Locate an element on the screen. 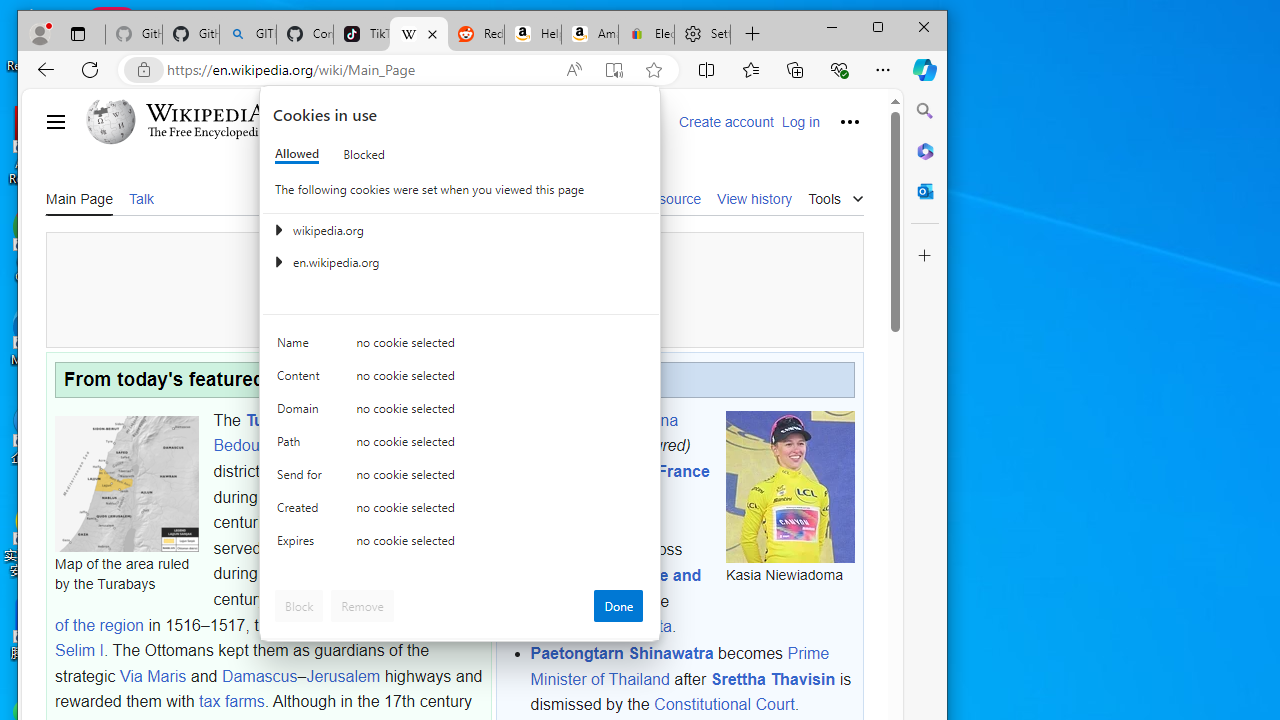 The width and height of the screenshot is (1280, 720). 'Name' is located at coordinates (301, 346).